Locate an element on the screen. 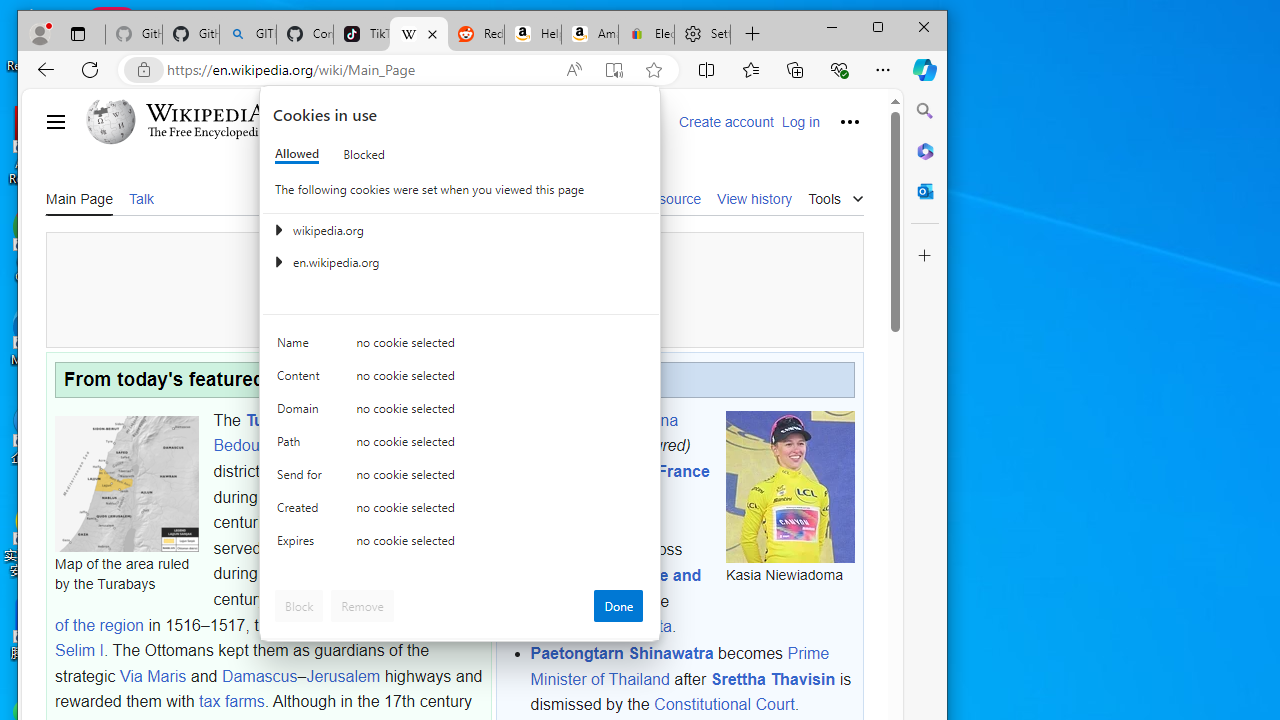 The width and height of the screenshot is (1280, 720). 'Name' is located at coordinates (301, 346).